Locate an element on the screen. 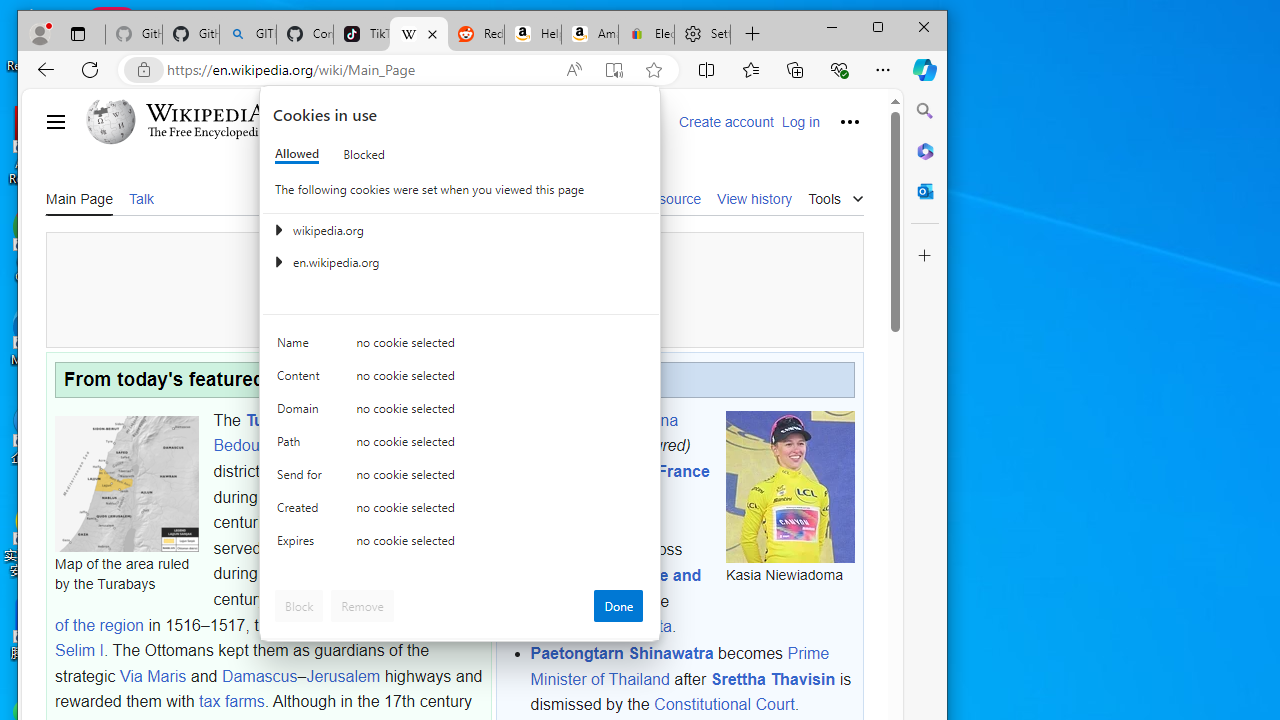 The width and height of the screenshot is (1280, 720). 'Name' is located at coordinates (301, 346).